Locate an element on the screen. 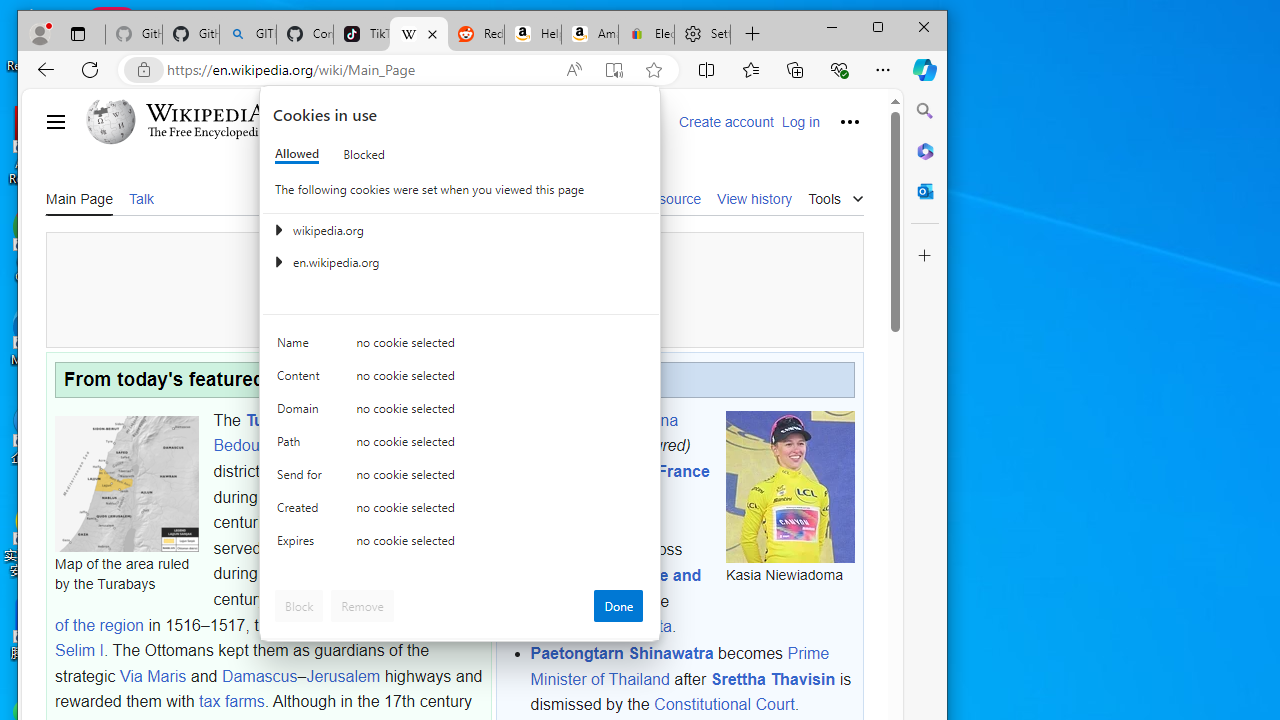 The width and height of the screenshot is (1280, 720). 'Name' is located at coordinates (301, 346).